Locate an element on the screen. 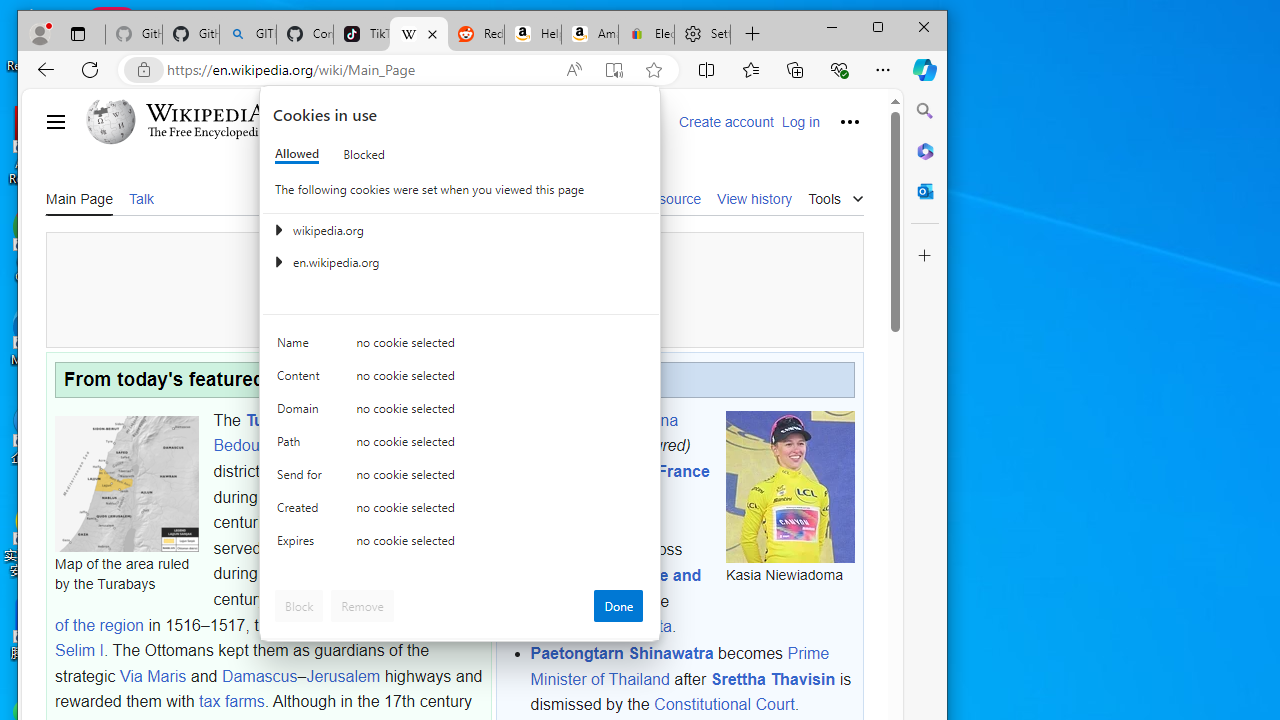 The width and height of the screenshot is (1280, 720). 'Name' is located at coordinates (301, 346).